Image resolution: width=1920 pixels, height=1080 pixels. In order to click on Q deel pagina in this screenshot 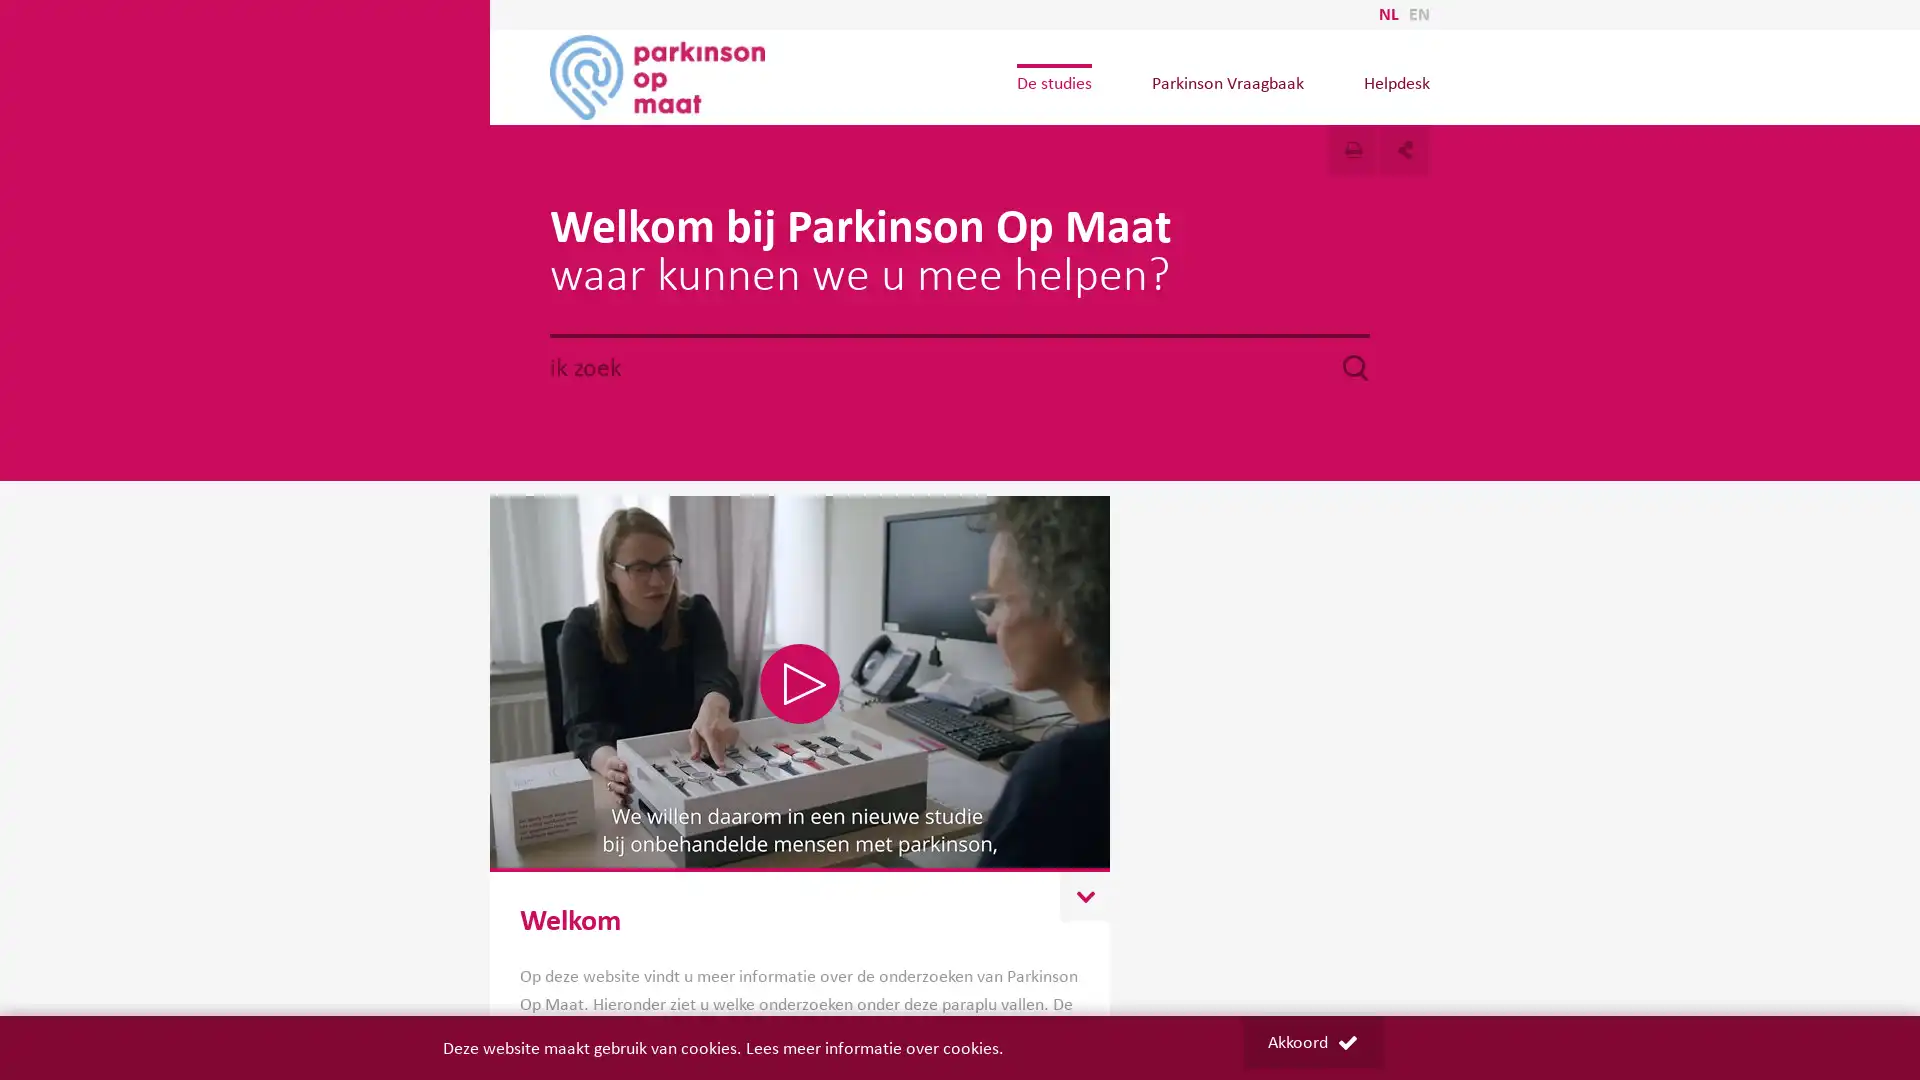, I will do `click(1404, 149)`.